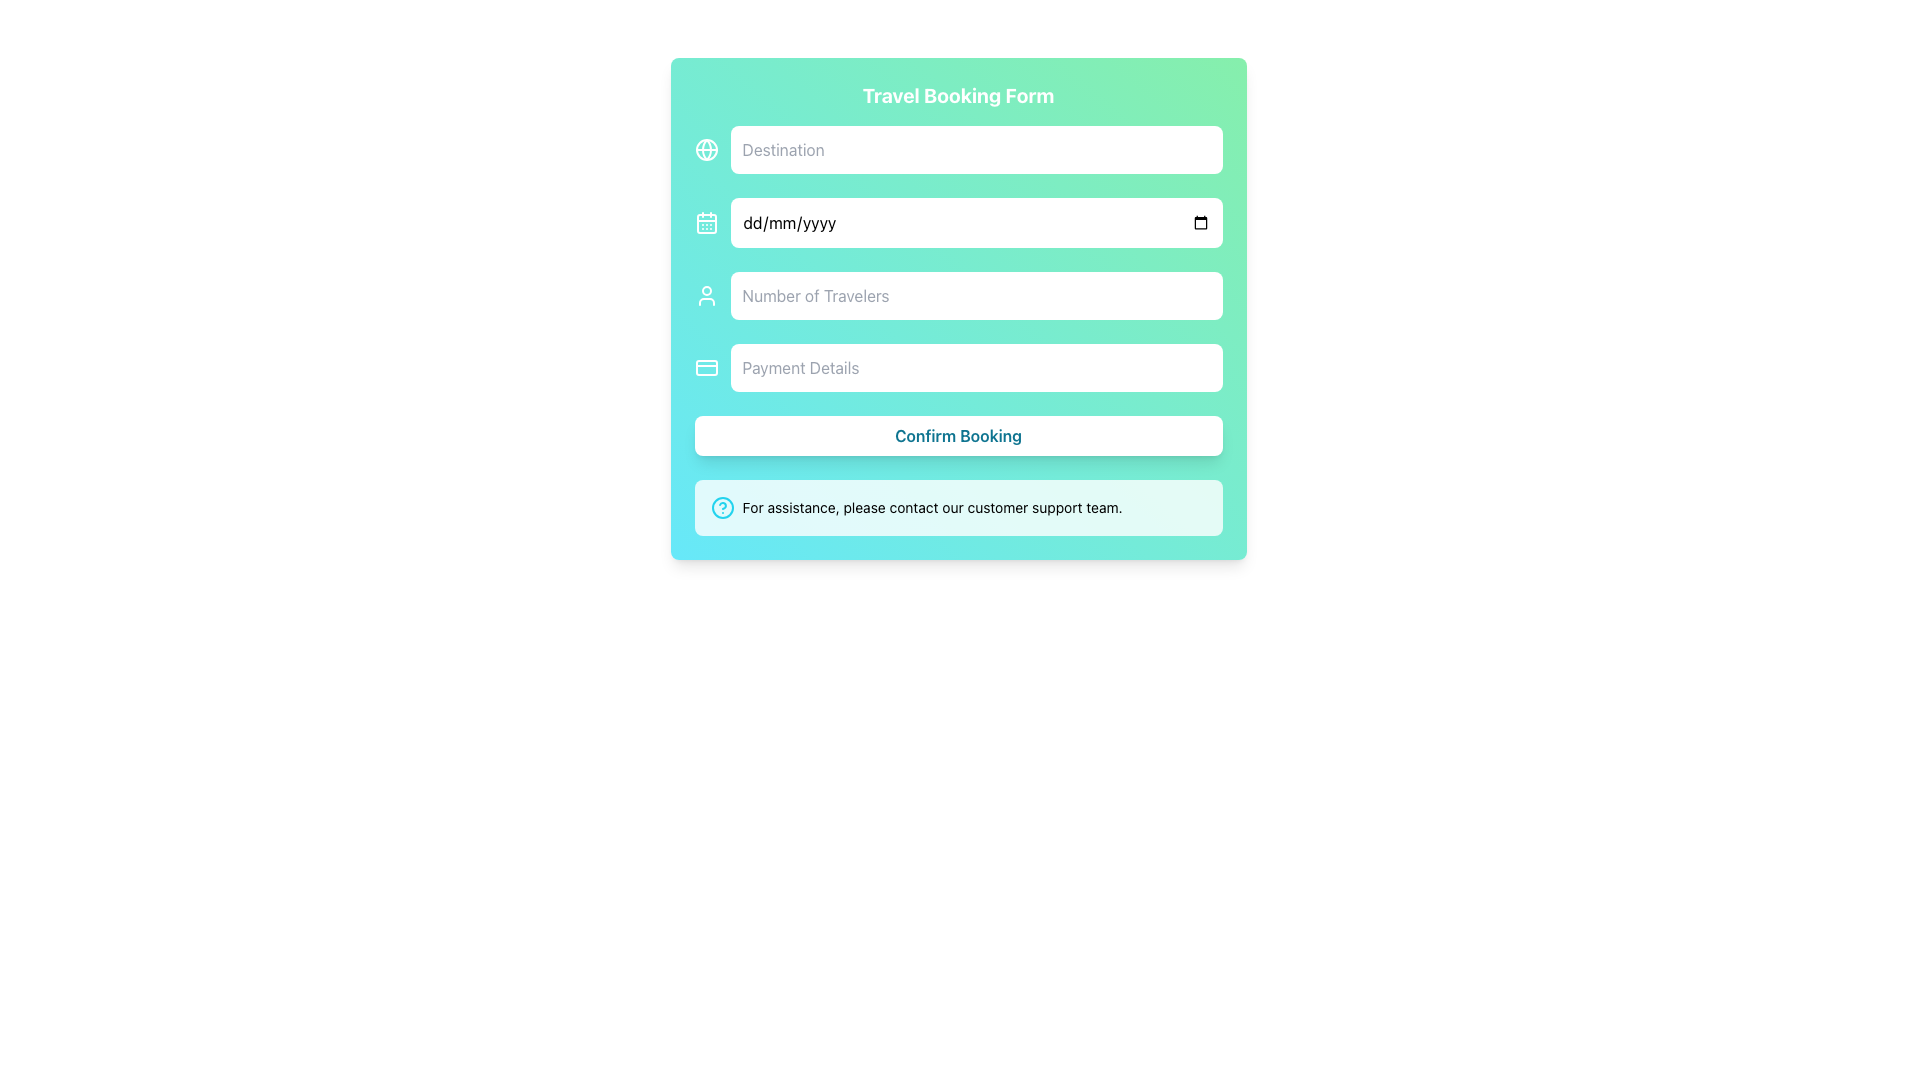 The image size is (1920, 1080). What do you see at coordinates (957, 290) in the screenshot?
I see `the third input field in the 'Travel Booking Form' that allows the user to input the number of travelers in numeric format` at bounding box center [957, 290].